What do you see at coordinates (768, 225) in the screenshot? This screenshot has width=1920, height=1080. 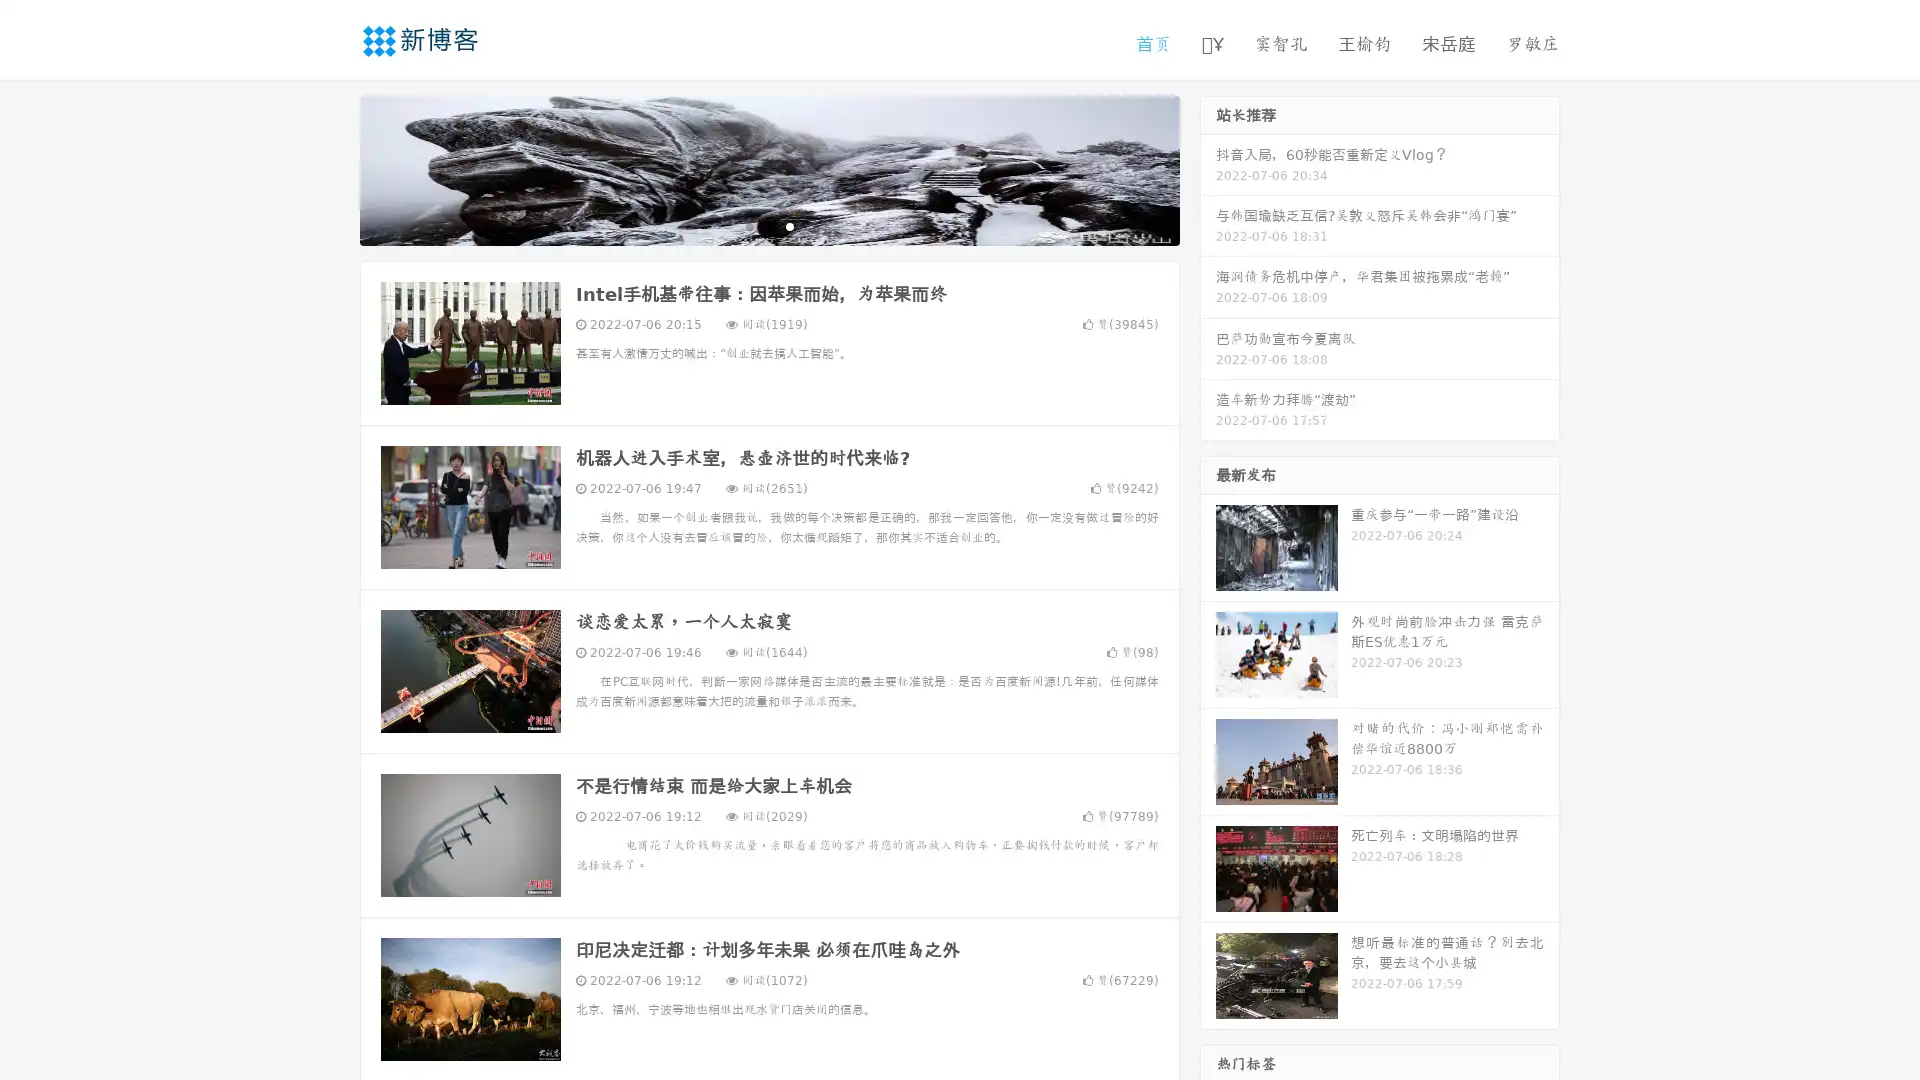 I see `Go to slide 2` at bounding box center [768, 225].